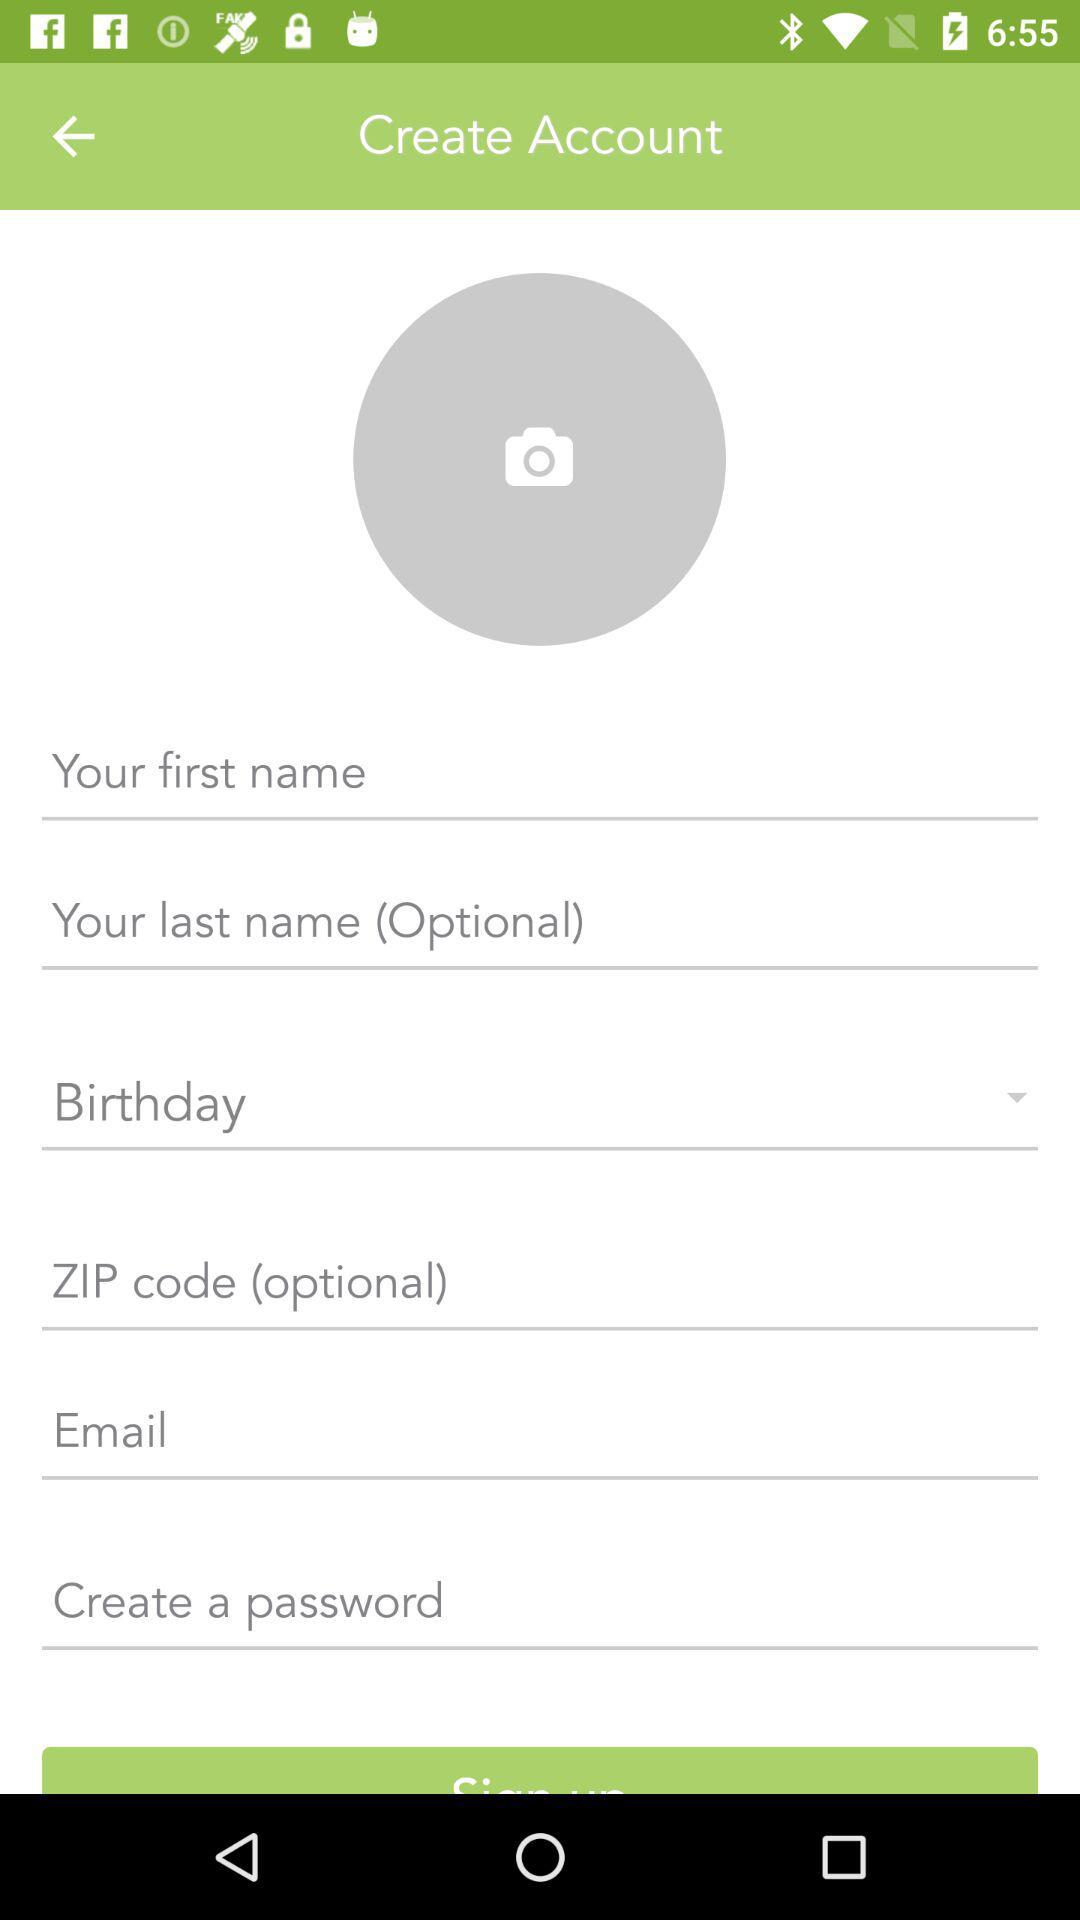  Describe the element at coordinates (540, 135) in the screenshot. I see `create account` at that location.